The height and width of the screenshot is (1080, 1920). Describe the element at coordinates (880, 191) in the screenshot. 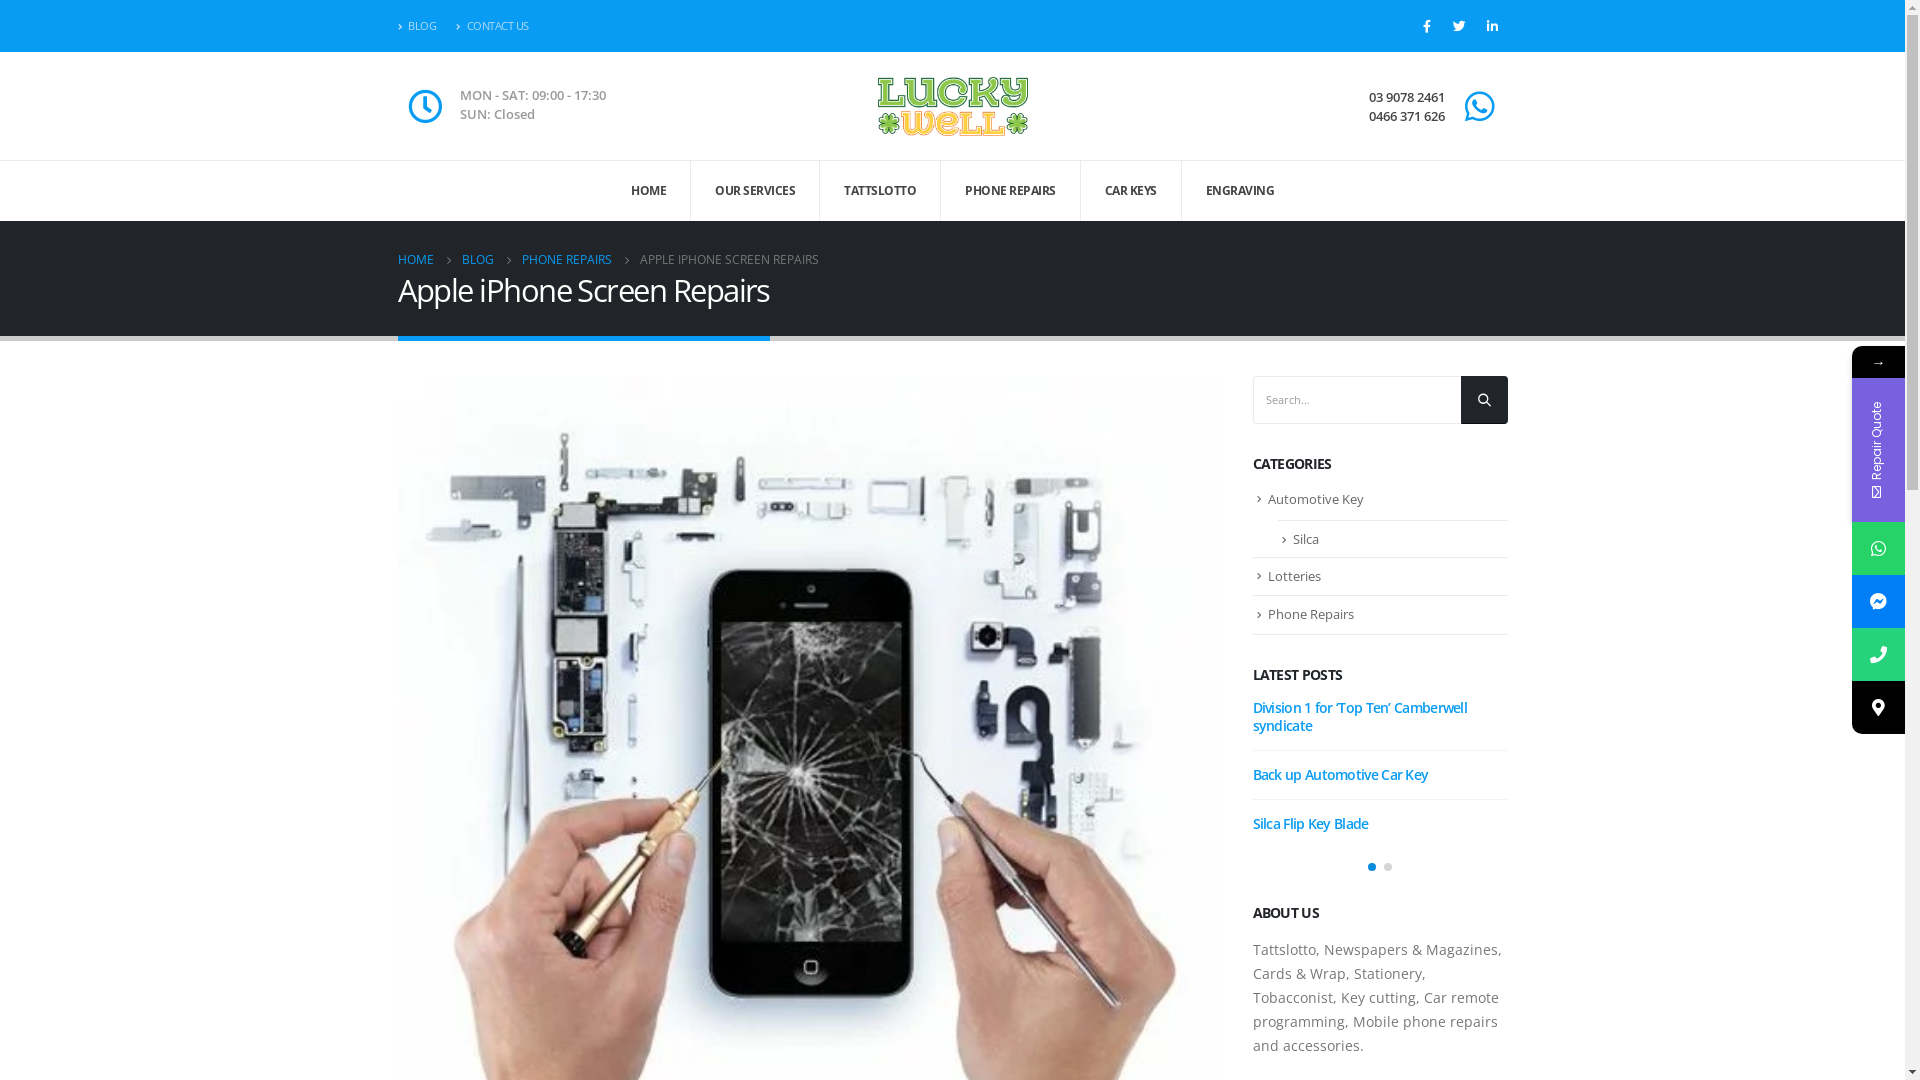

I see `'TATTSLOTTO'` at that location.